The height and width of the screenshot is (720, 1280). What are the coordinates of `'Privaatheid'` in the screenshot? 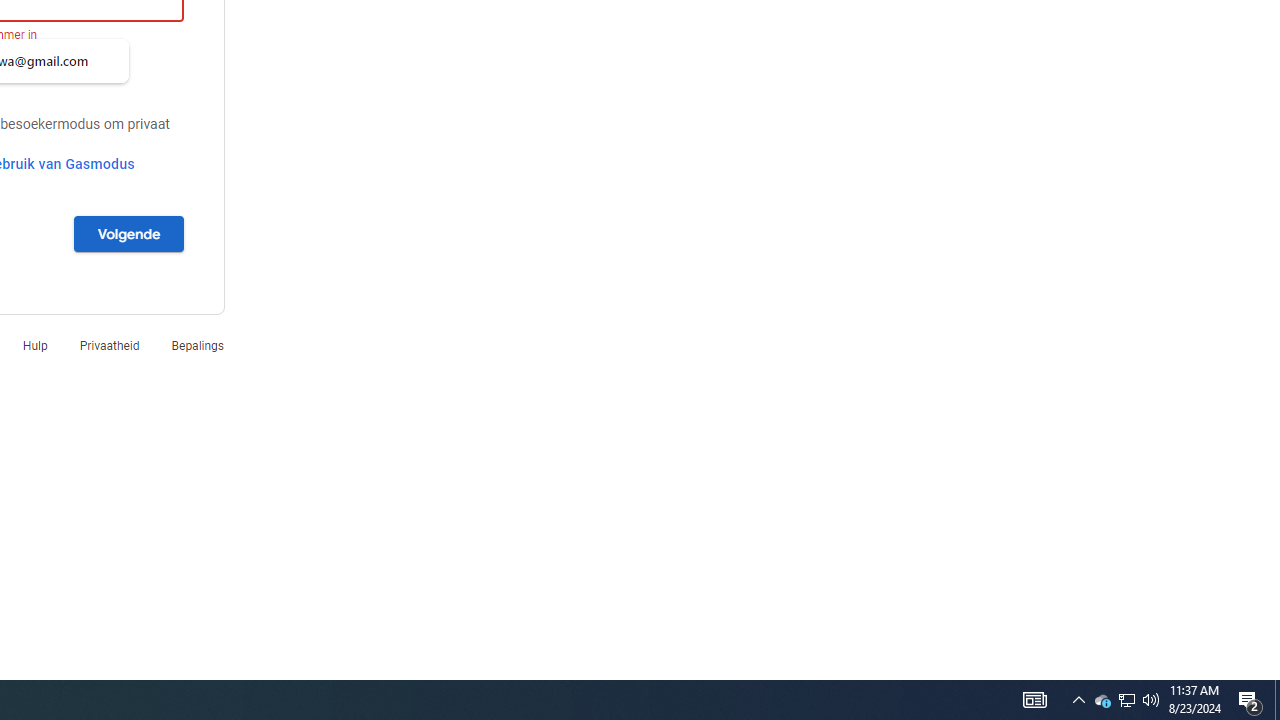 It's located at (108, 344).